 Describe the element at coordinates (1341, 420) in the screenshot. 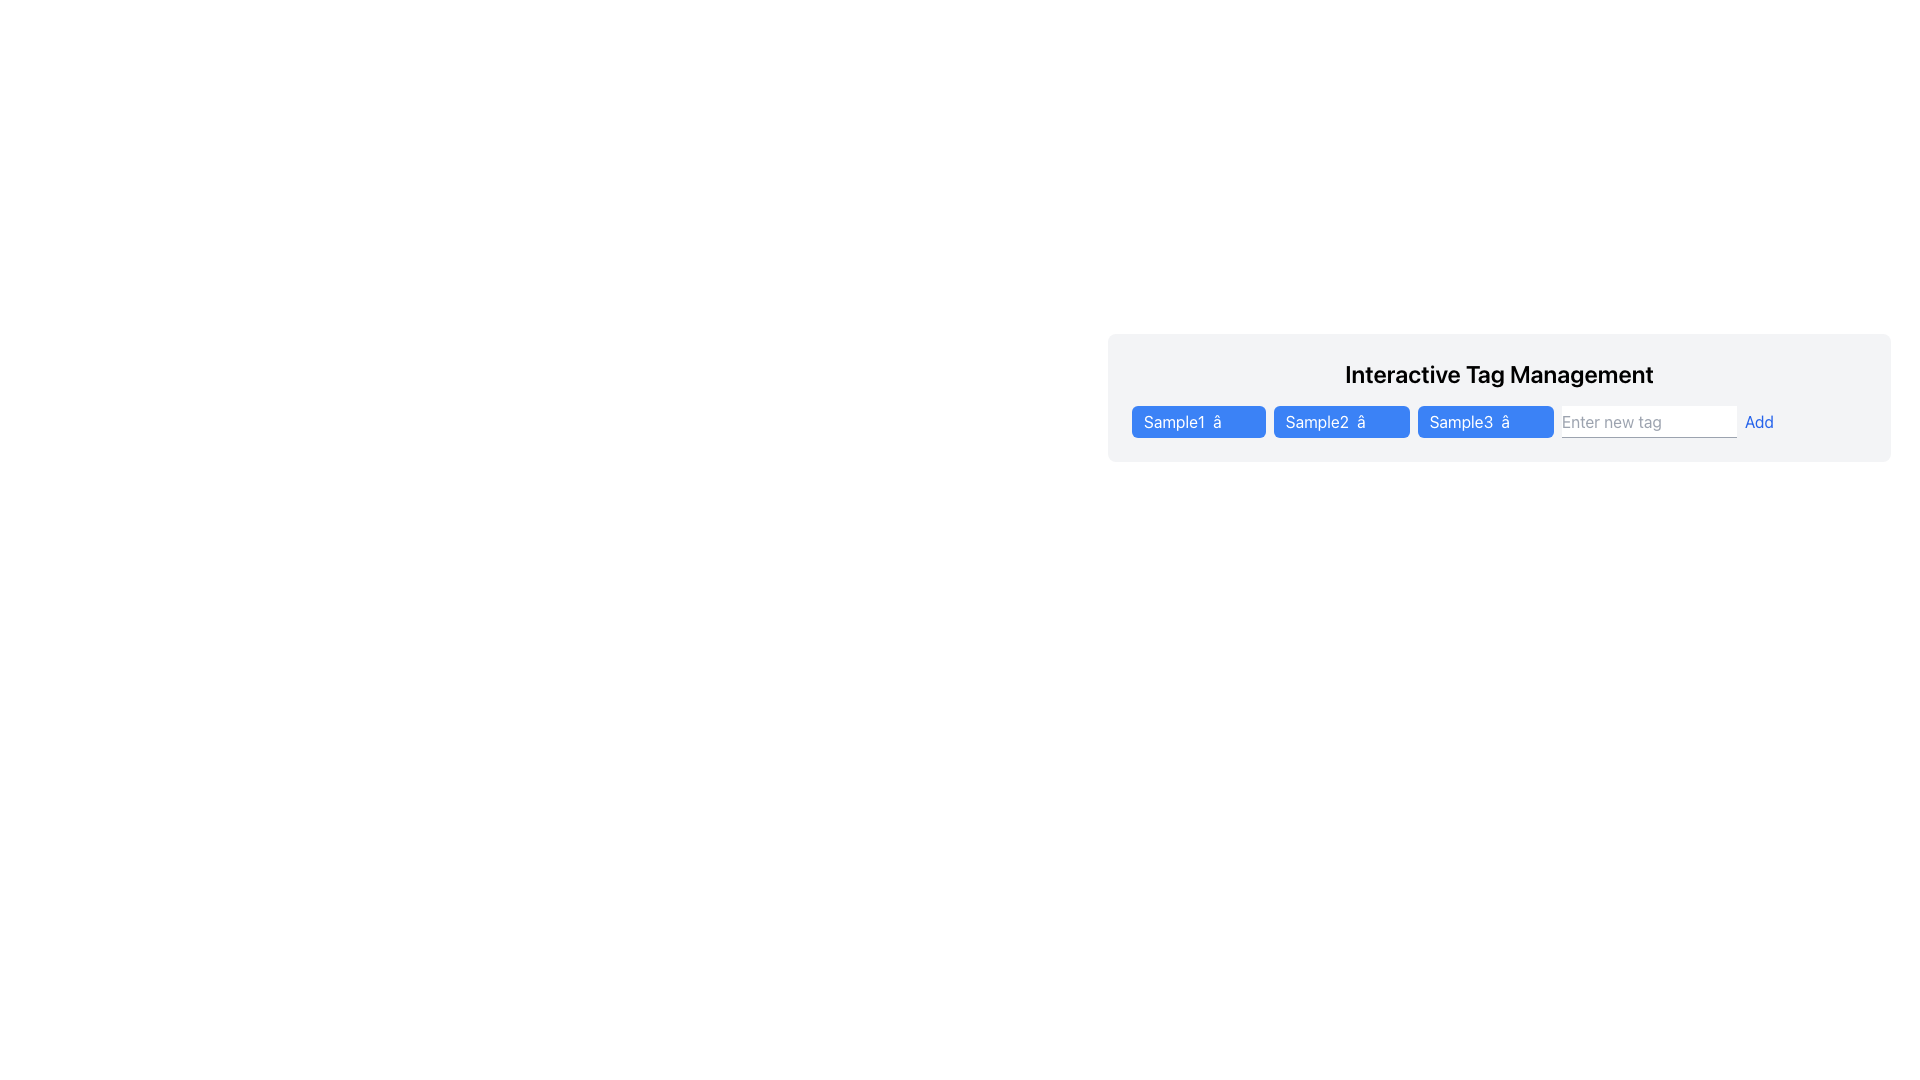

I see `the blue rectangular button labeled 'Sample2✓'` at that location.